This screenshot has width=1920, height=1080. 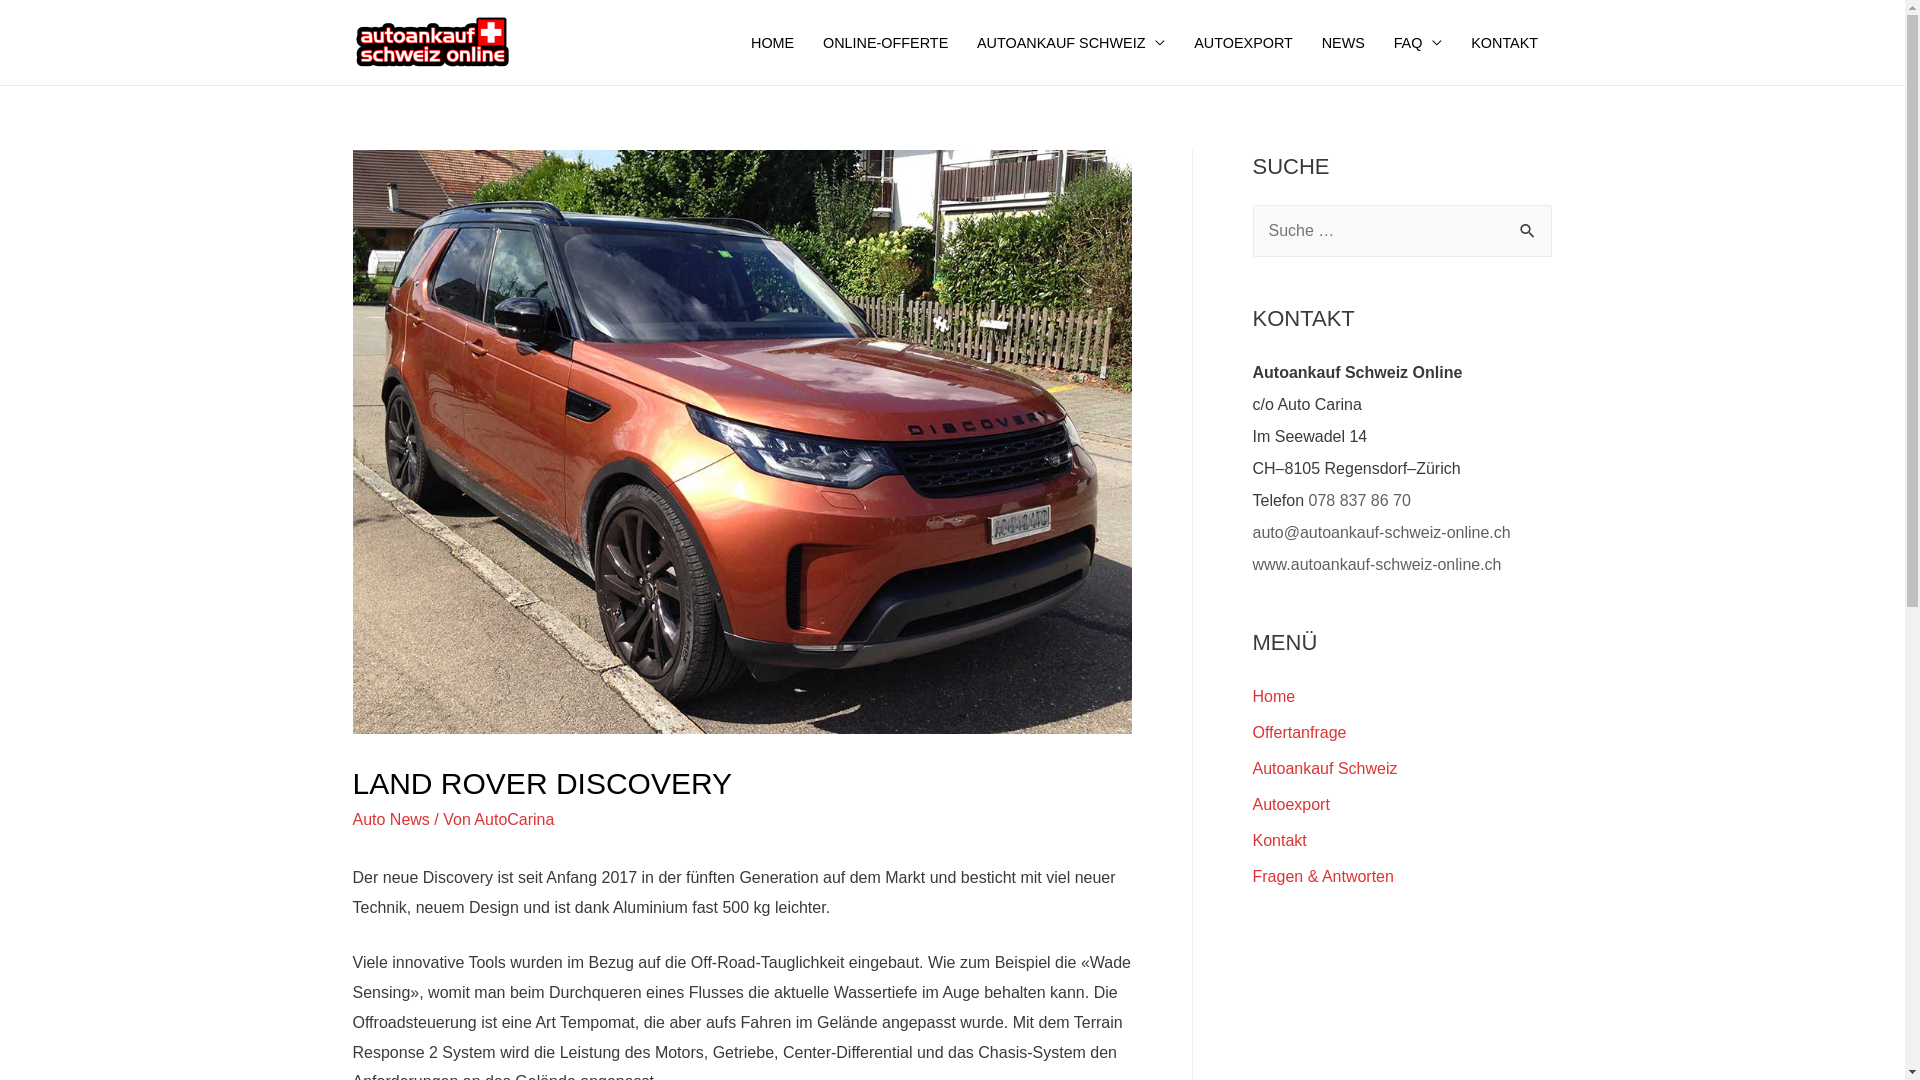 I want to click on 'Fragen & Antworten', so click(x=1322, y=875).